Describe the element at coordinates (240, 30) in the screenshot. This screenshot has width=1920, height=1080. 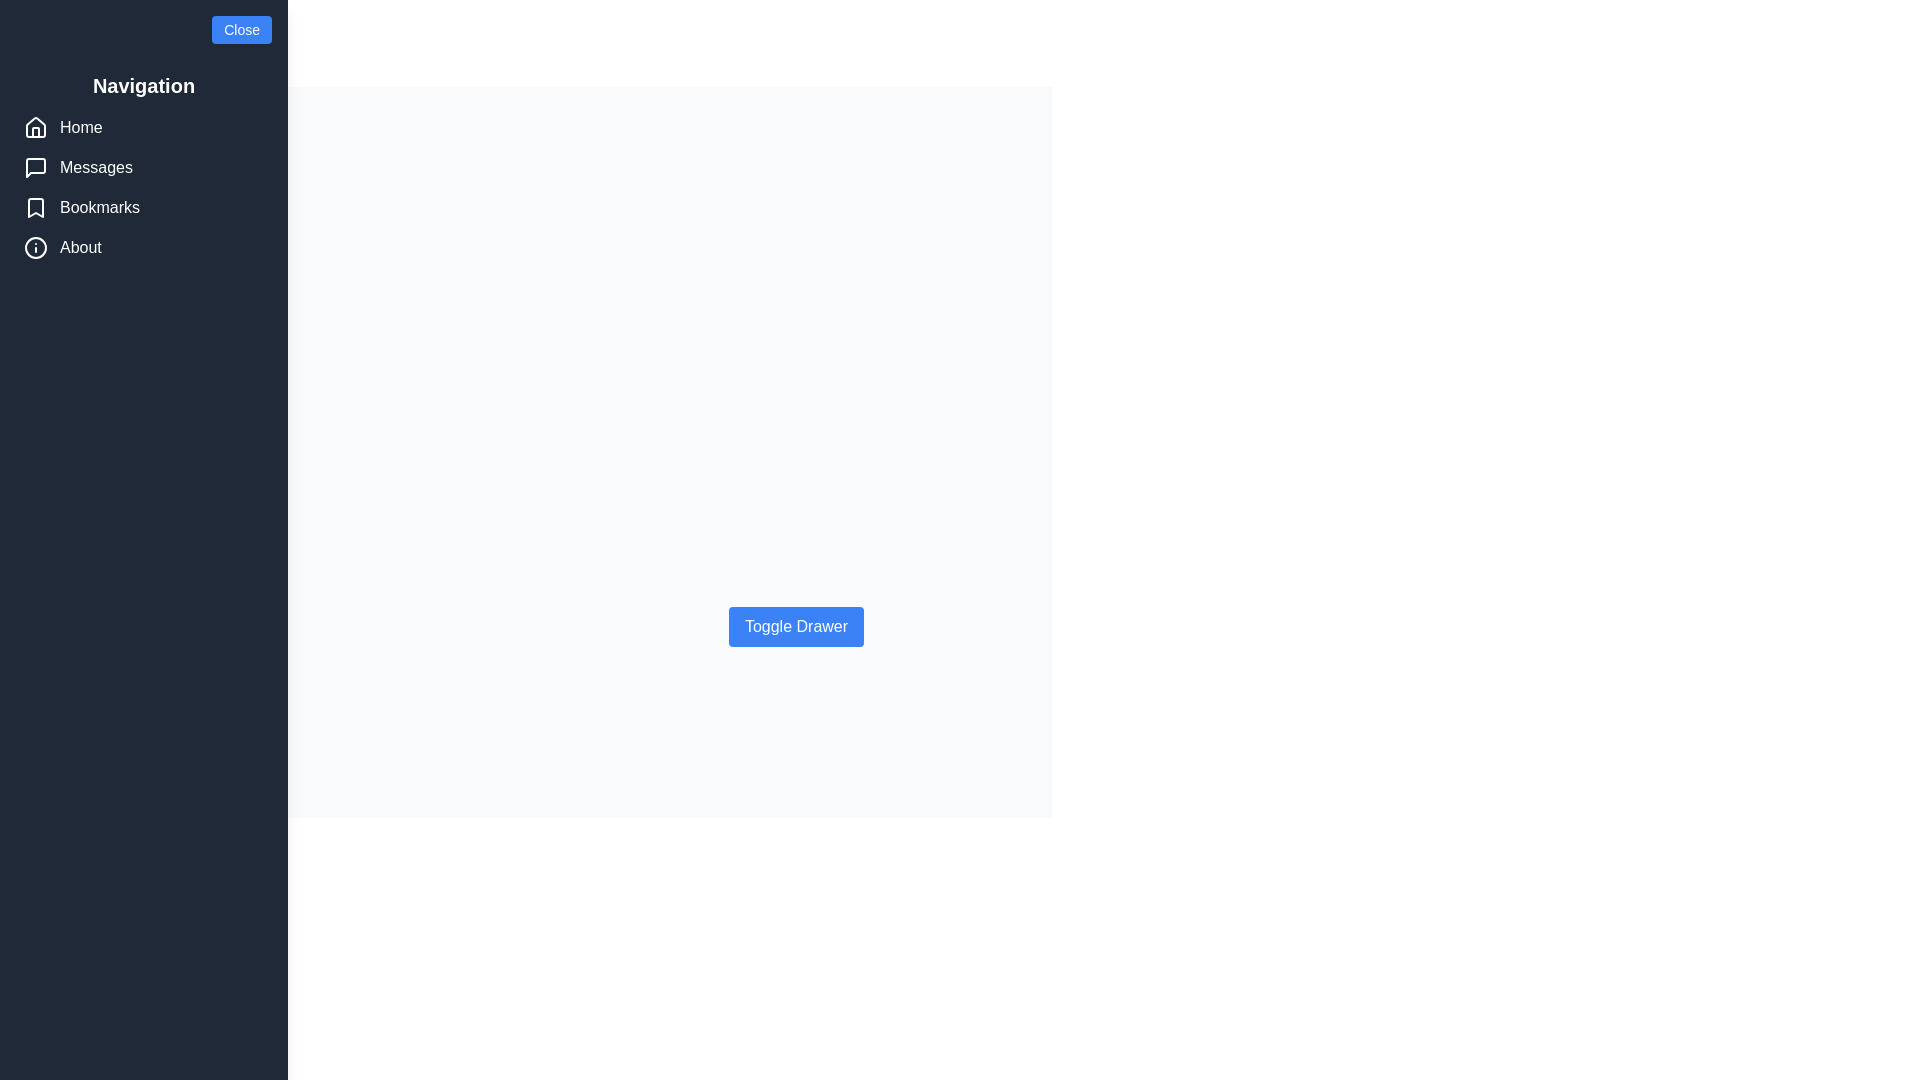
I see `the 'Close' button to close the drawer` at that location.